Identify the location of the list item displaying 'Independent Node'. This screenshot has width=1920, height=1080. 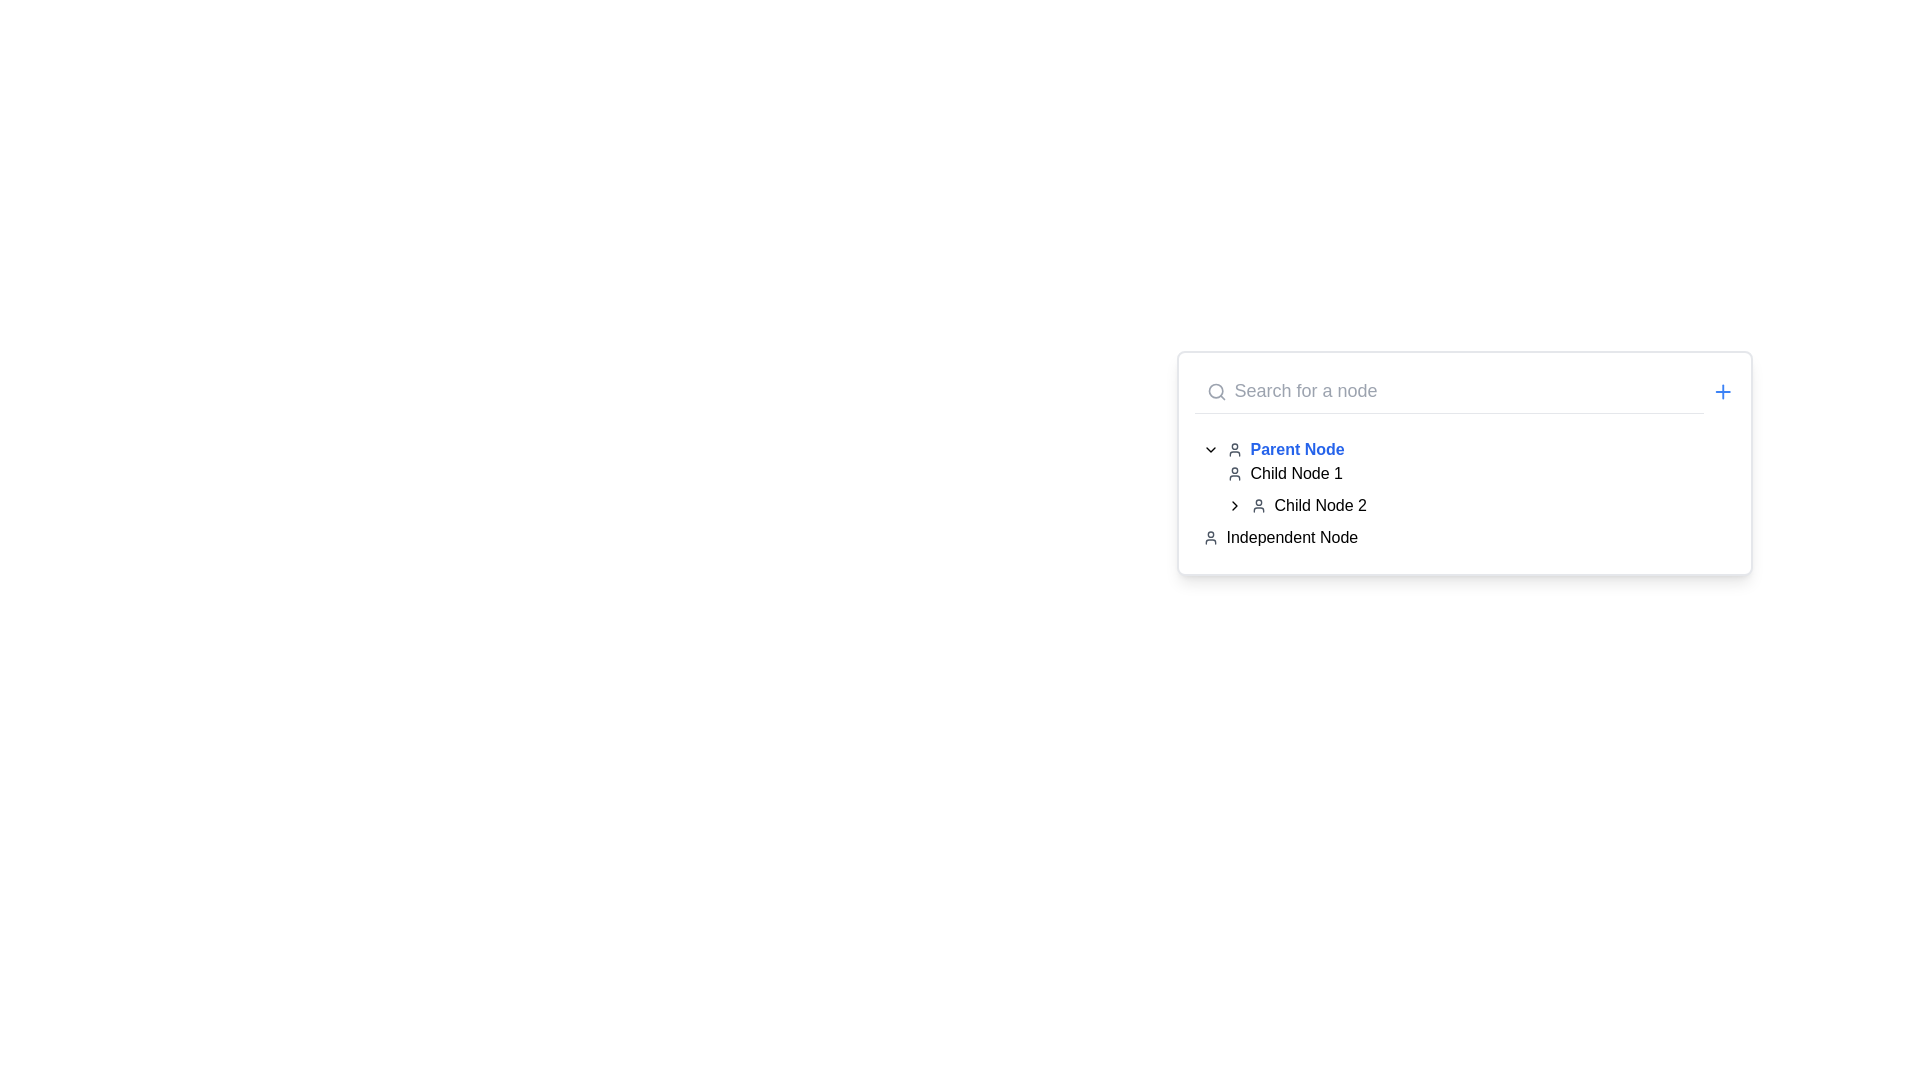
(1292, 536).